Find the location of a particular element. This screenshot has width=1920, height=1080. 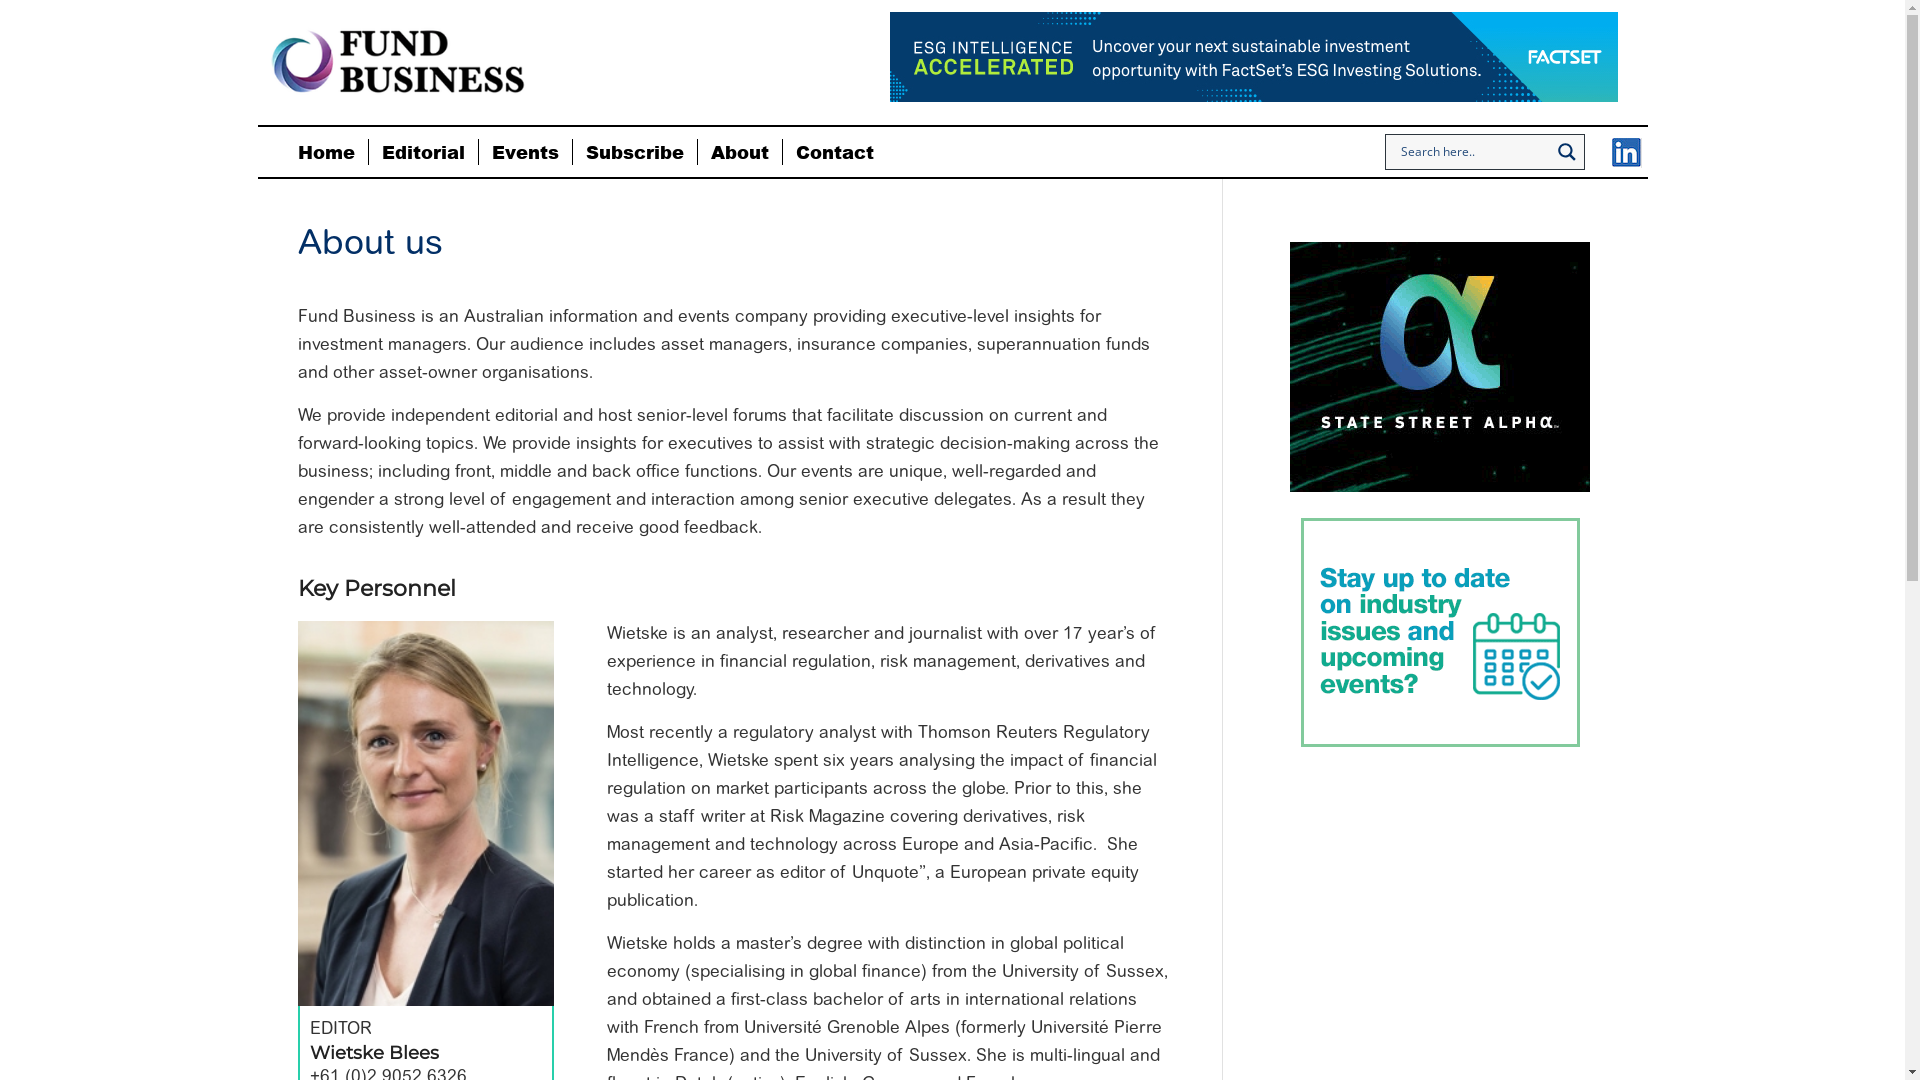

'Events' is located at coordinates (524, 150).